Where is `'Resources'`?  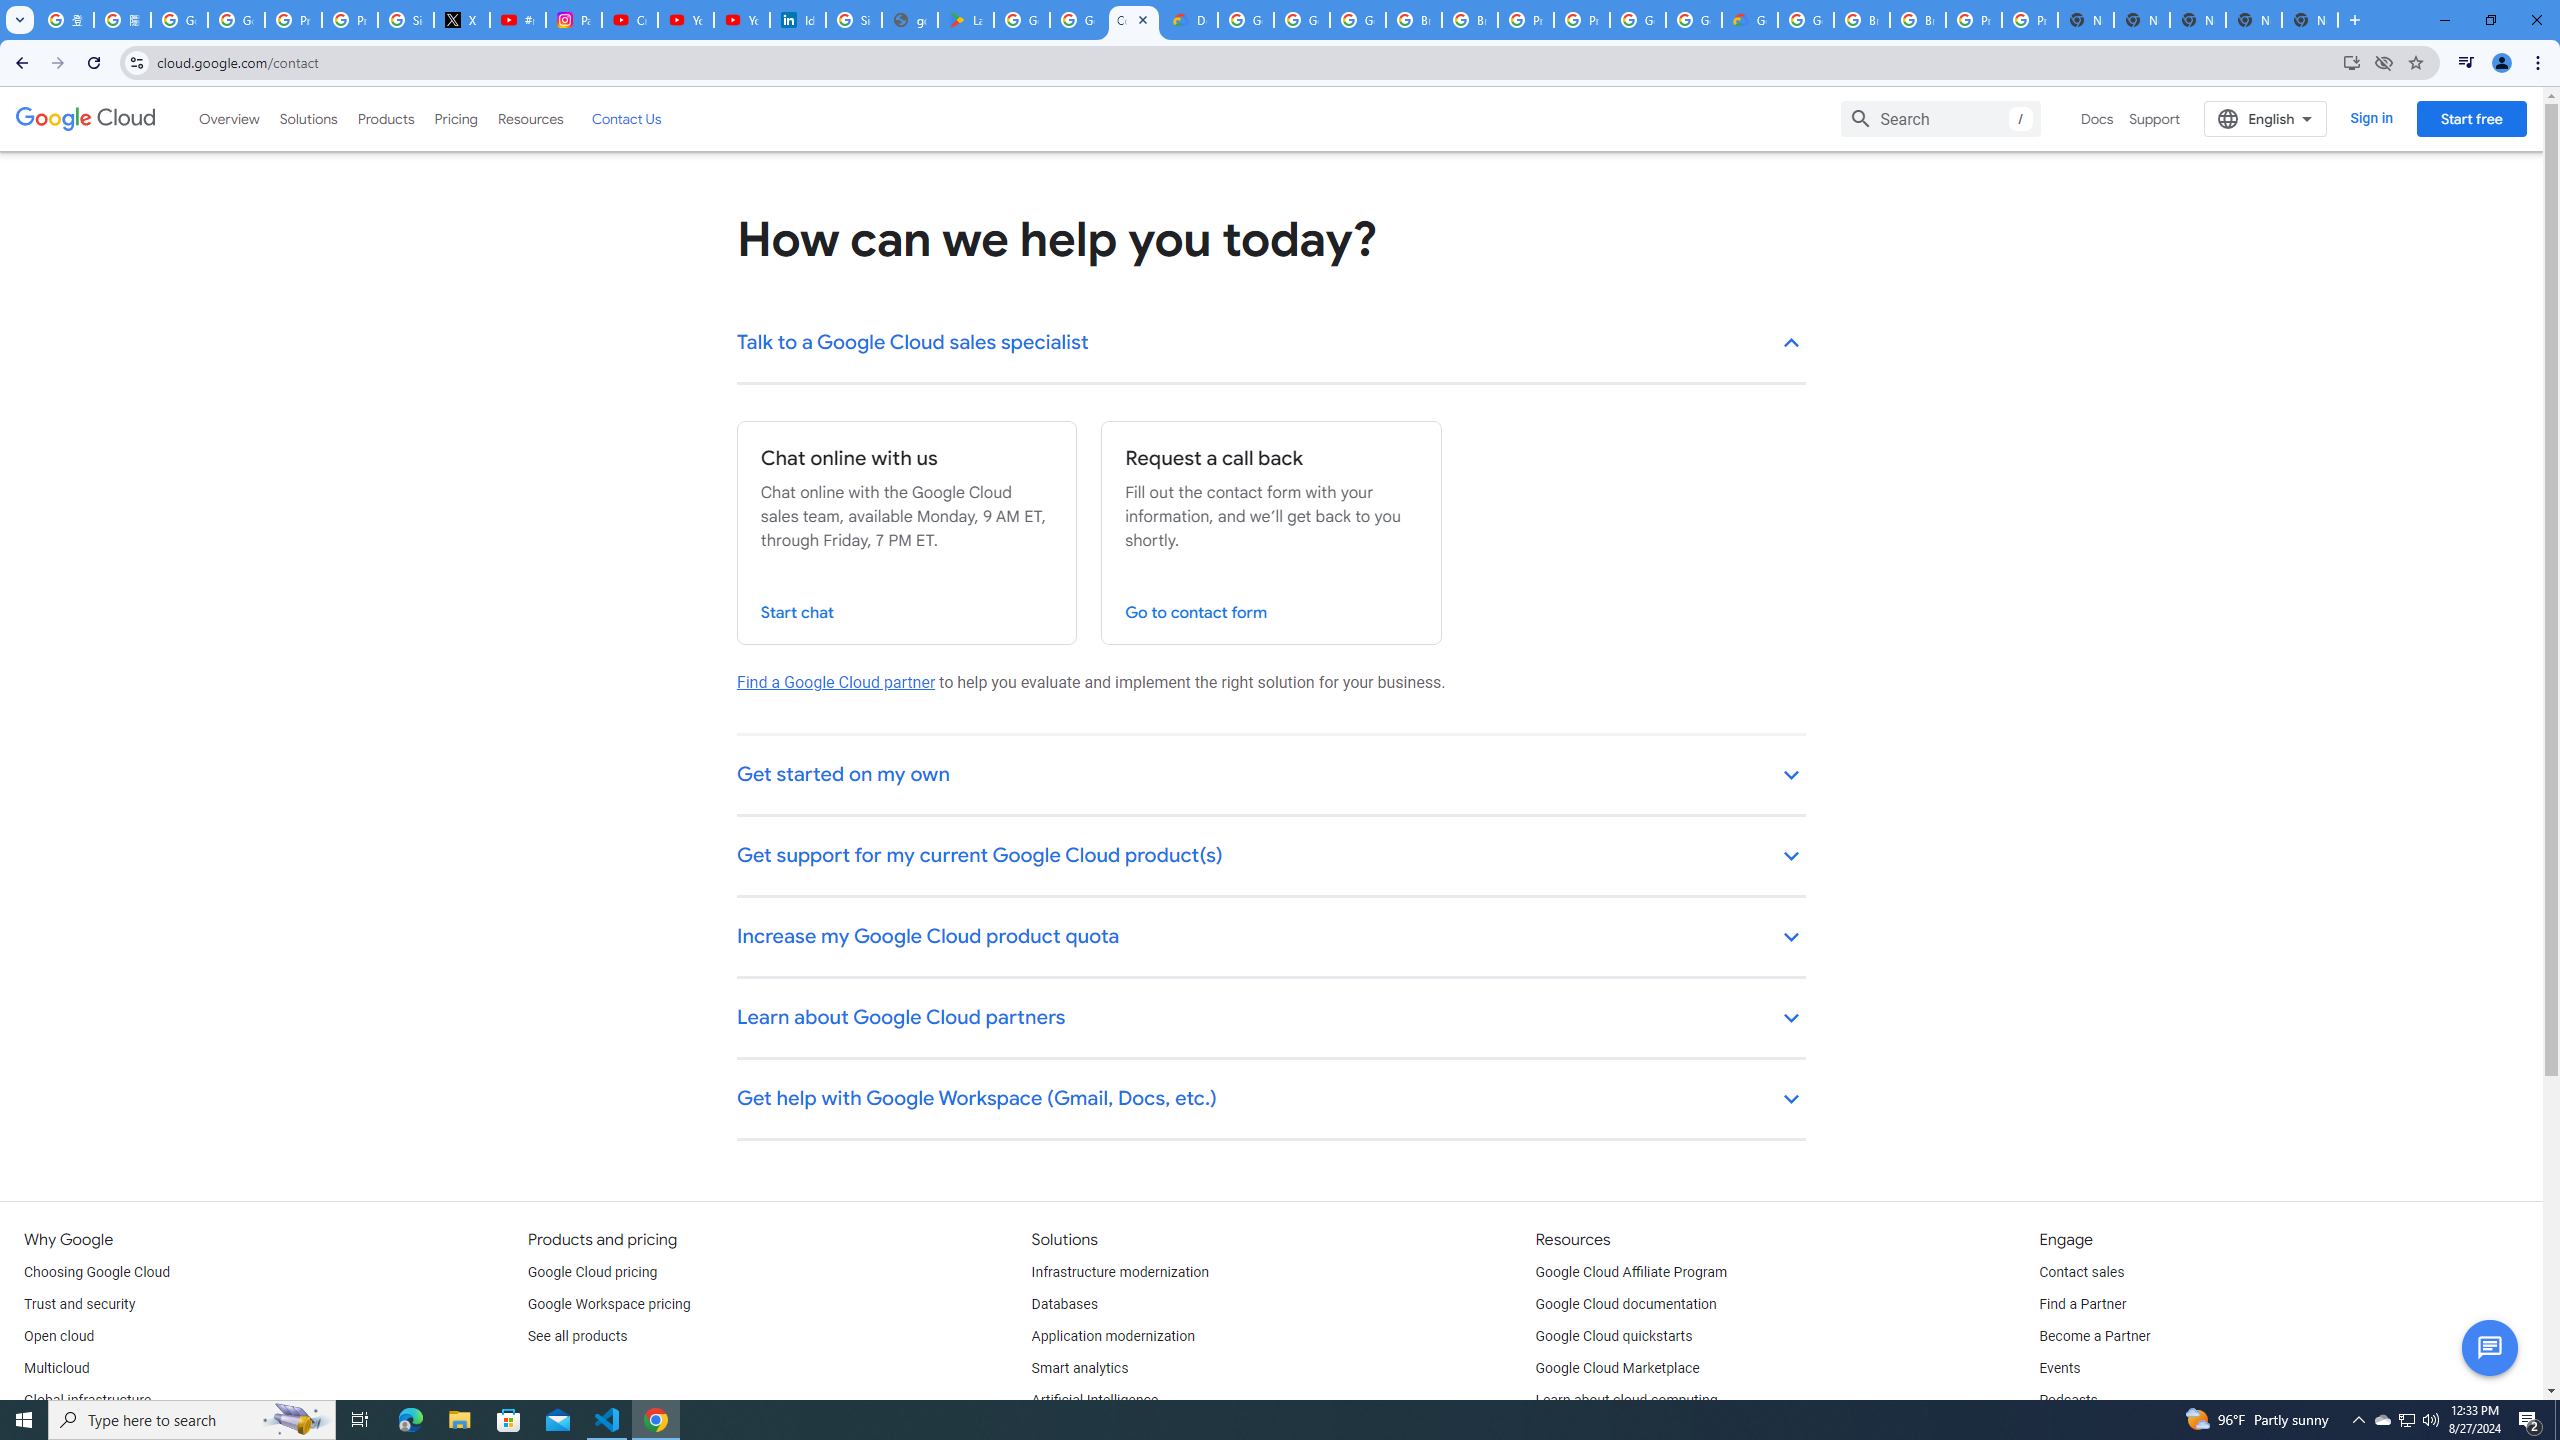
'Resources' is located at coordinates (529, 118).